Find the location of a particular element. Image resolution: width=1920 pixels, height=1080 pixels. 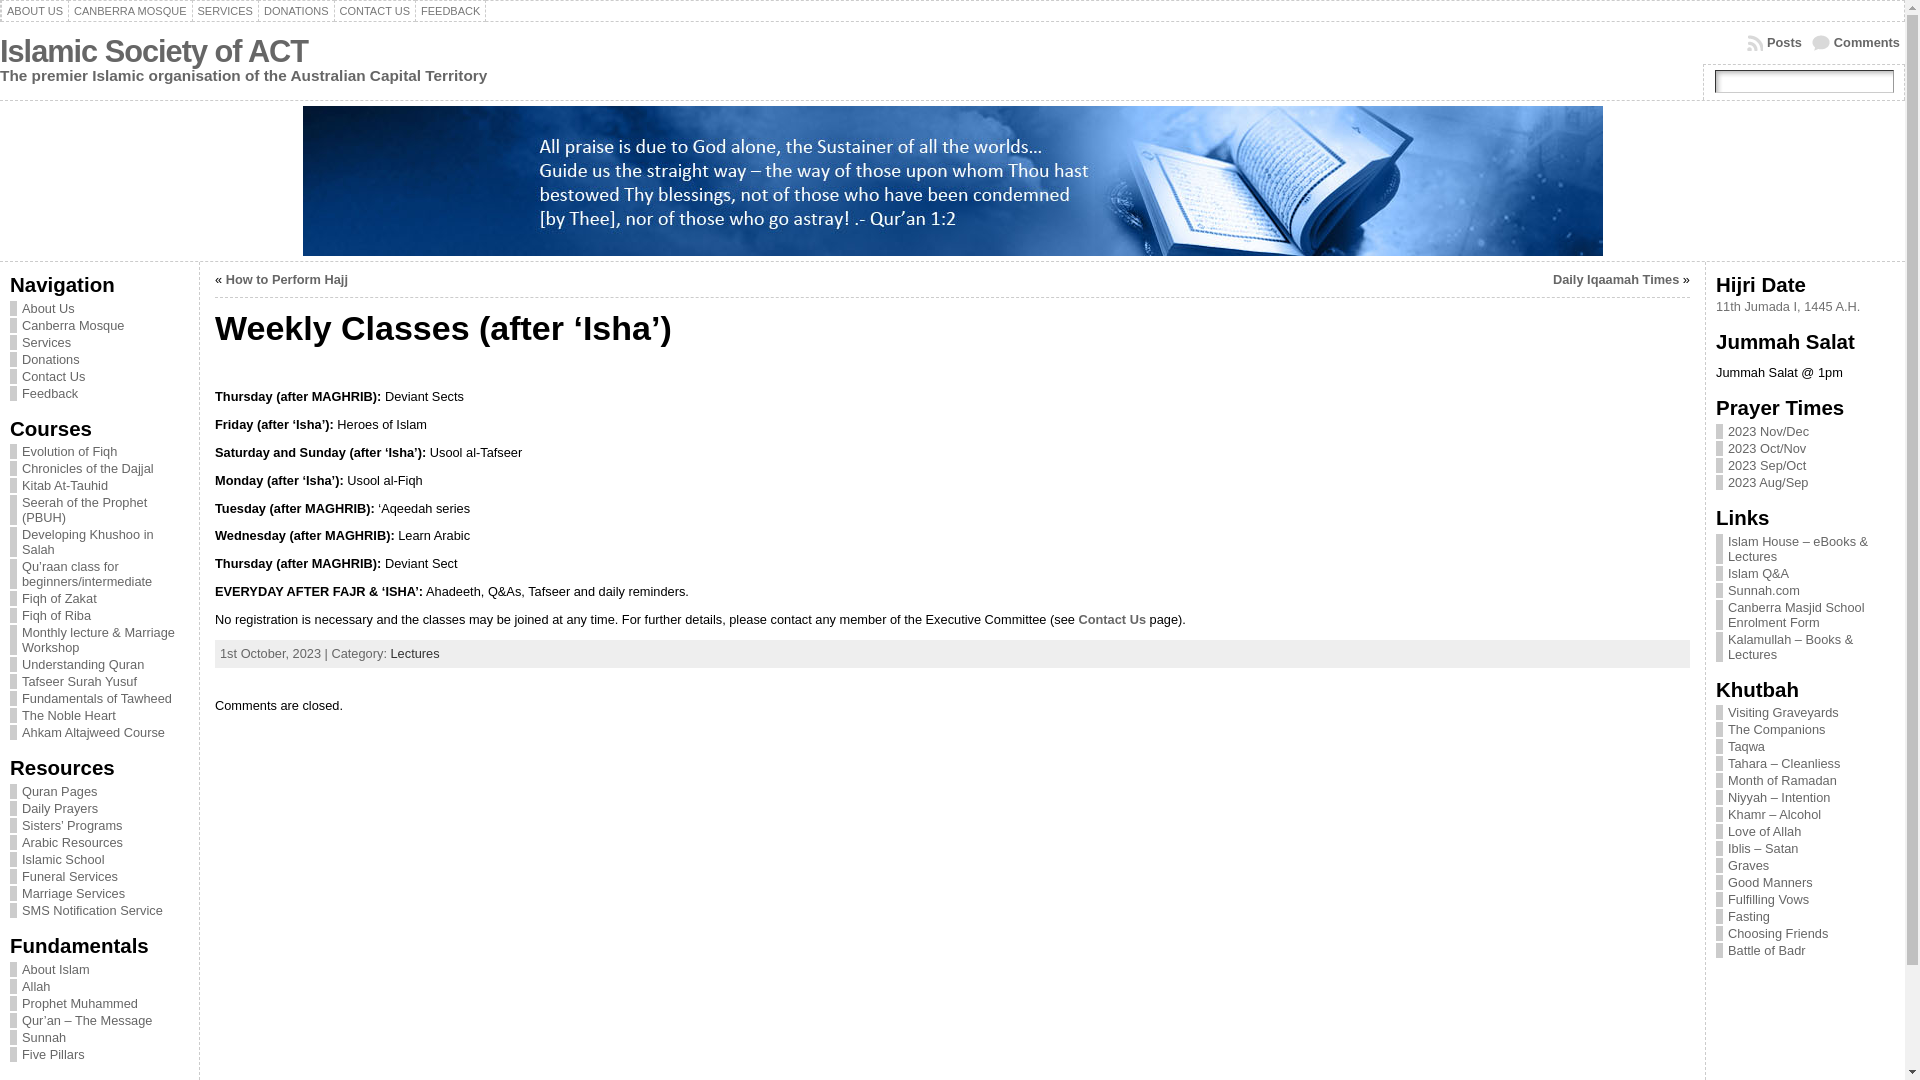

'FEEDBACK' is located at coordinates (449, 11).